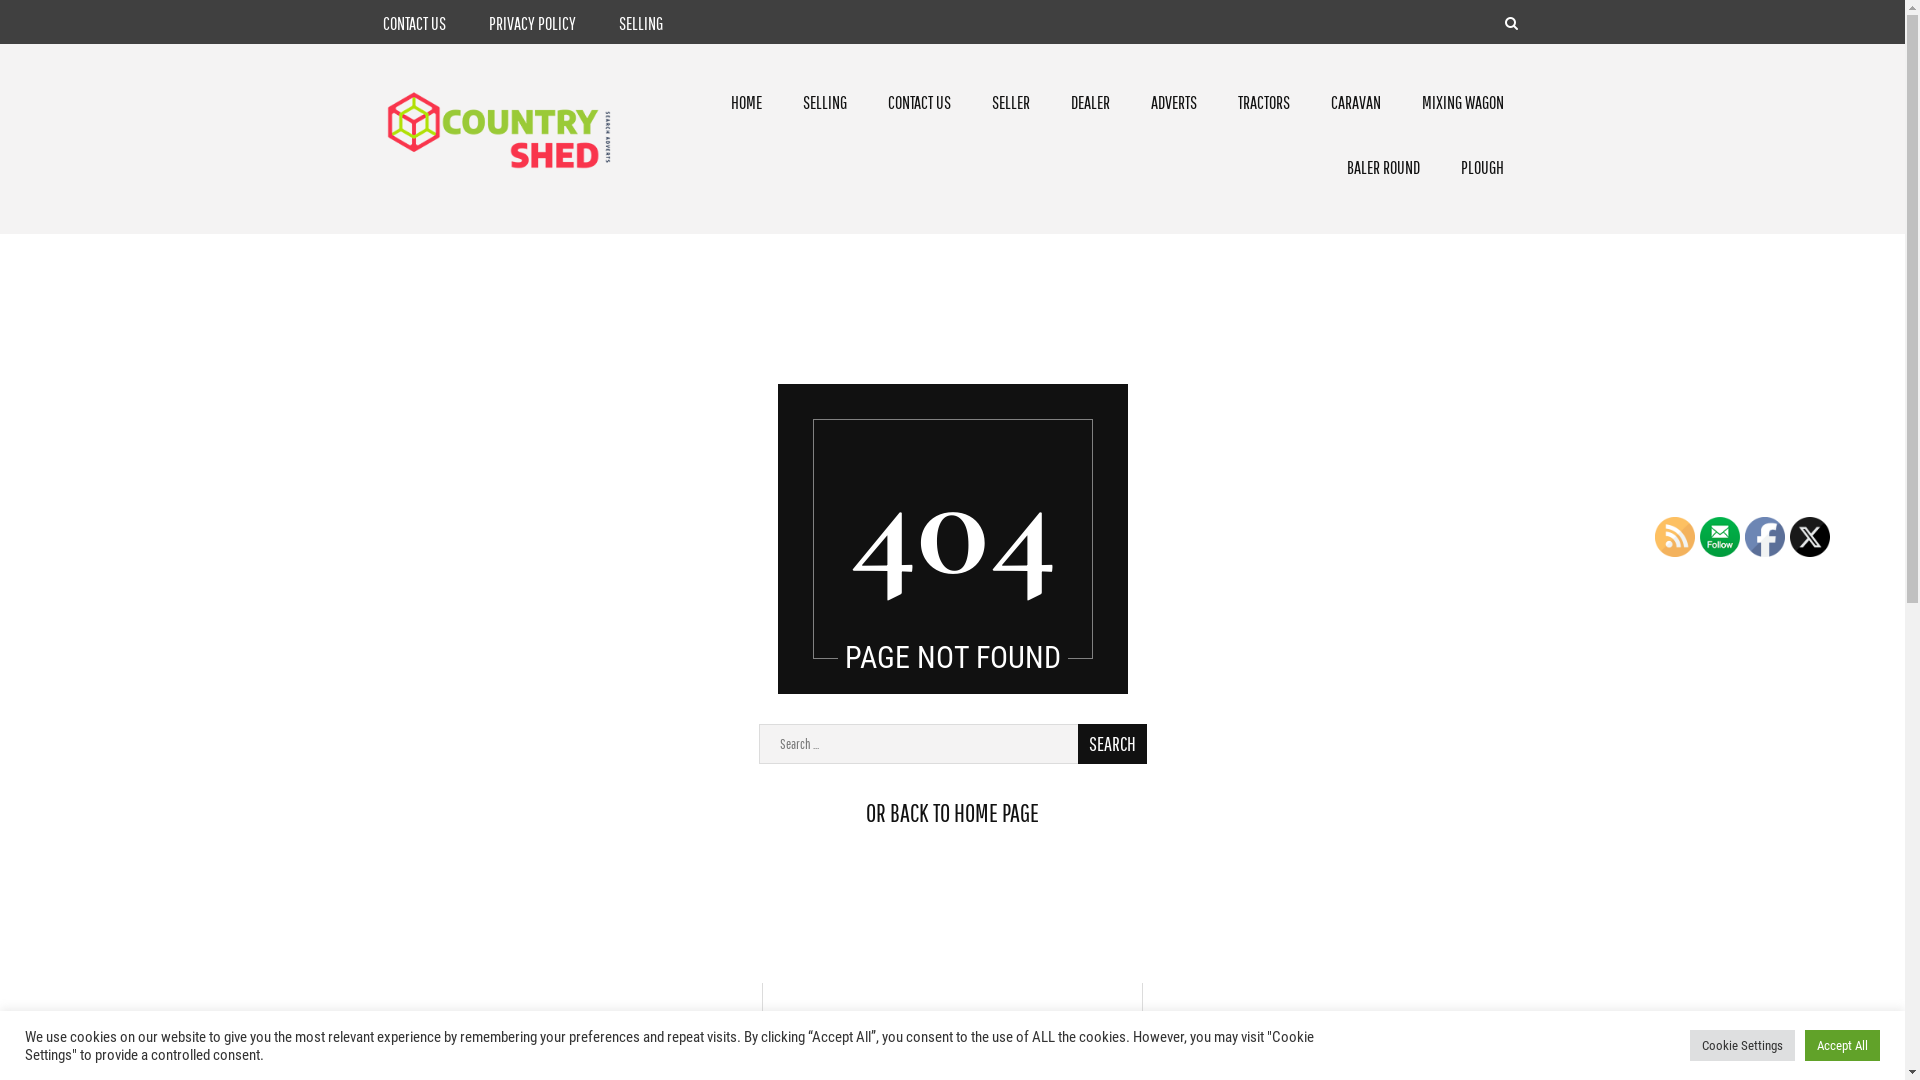 The image size is (1920, 1080). I want to click on 'Facebook', so click(1744, 535).